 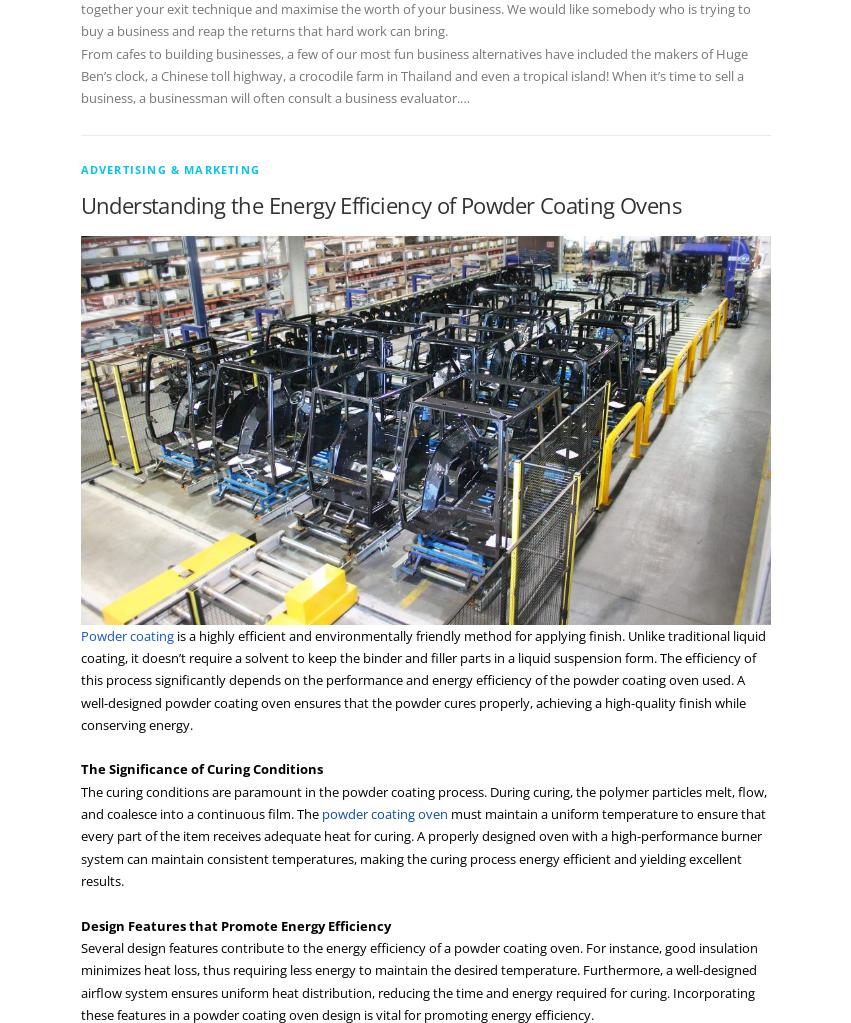 I want to click on 'is a highly efficient and environmentally friendly method for applying finish. Unlike traditional liquid coating, it doesn’t require a solvent to keep the binder and filler parts in a liquid suspension form. The efficiency of this process significantly depends on the performance and energy efficiency of the powder coating oven used. A well-designed powder coating oven ensures that the powder cures properly, achieving a high-quality finish while conserving energy.', so click(x=421, y=678).